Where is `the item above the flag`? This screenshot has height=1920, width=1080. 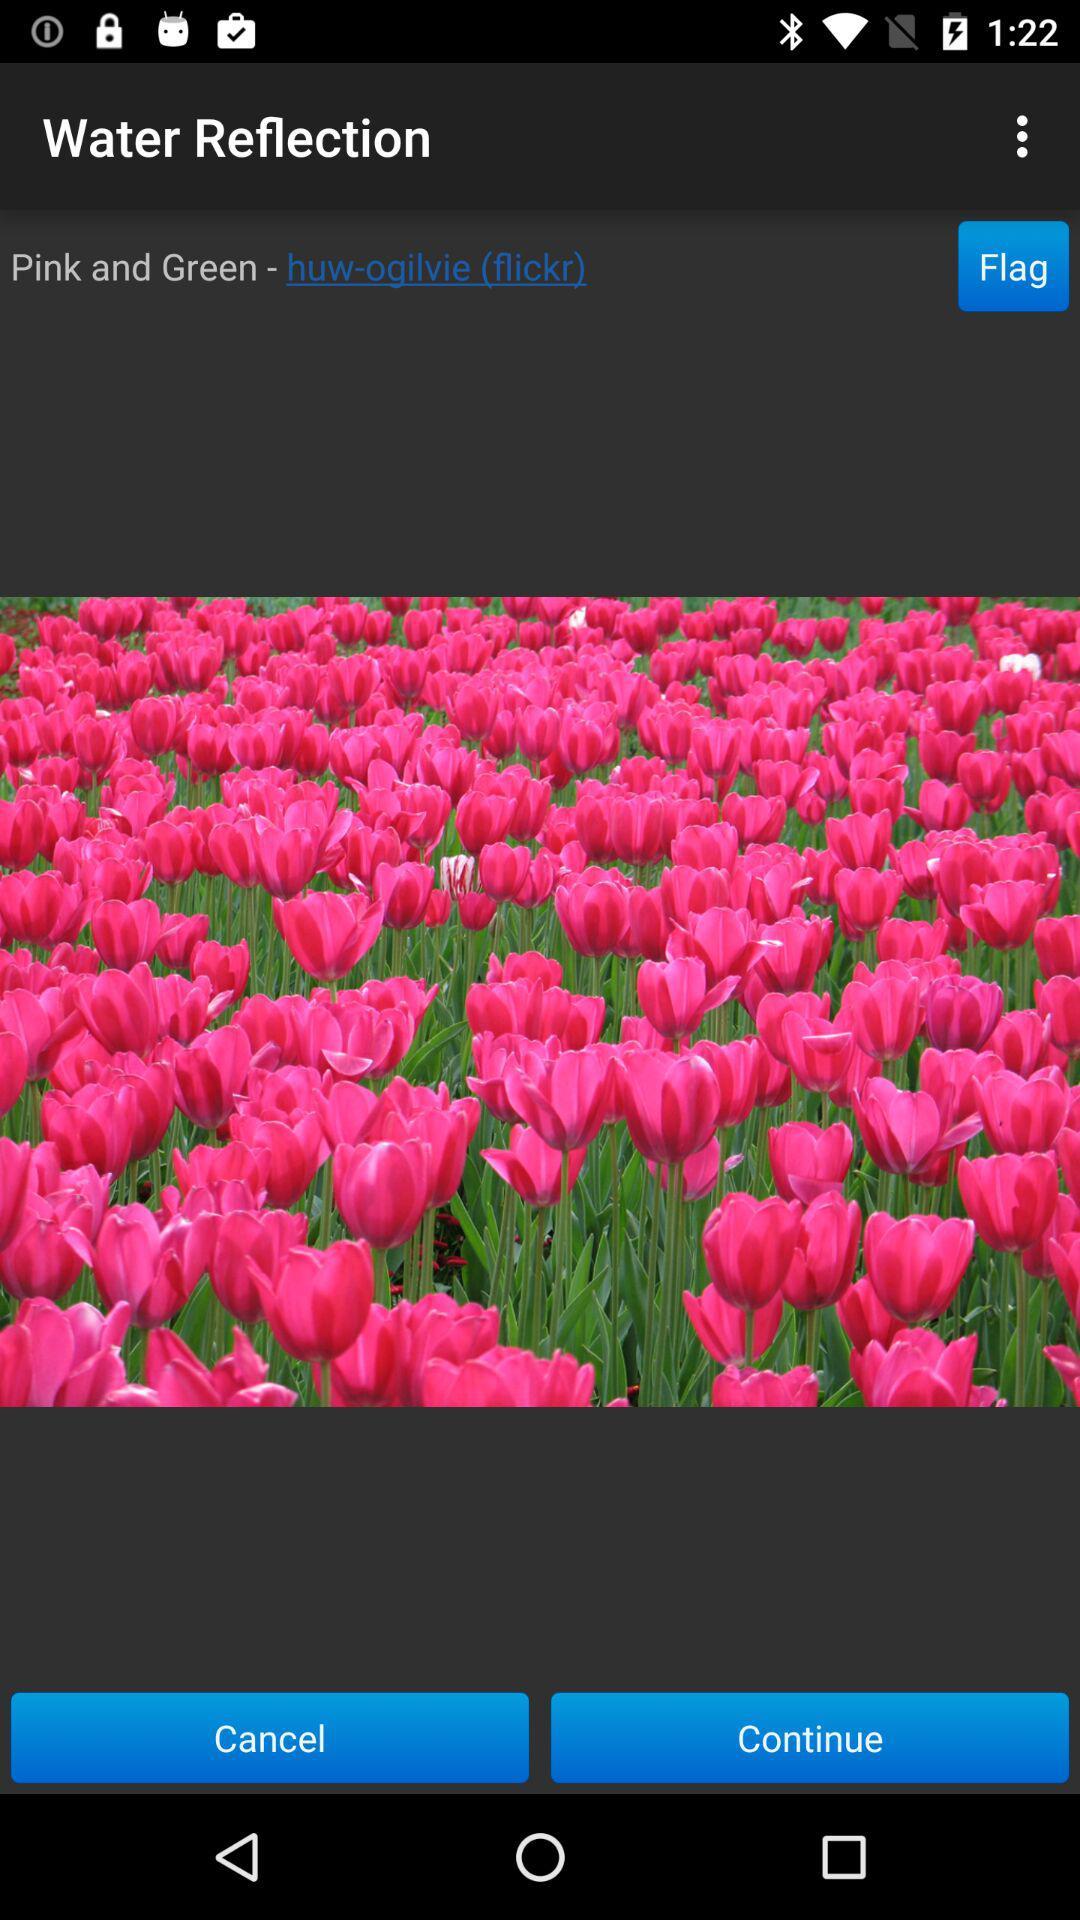
the item above the flag is located at coordinates (1027, 135).